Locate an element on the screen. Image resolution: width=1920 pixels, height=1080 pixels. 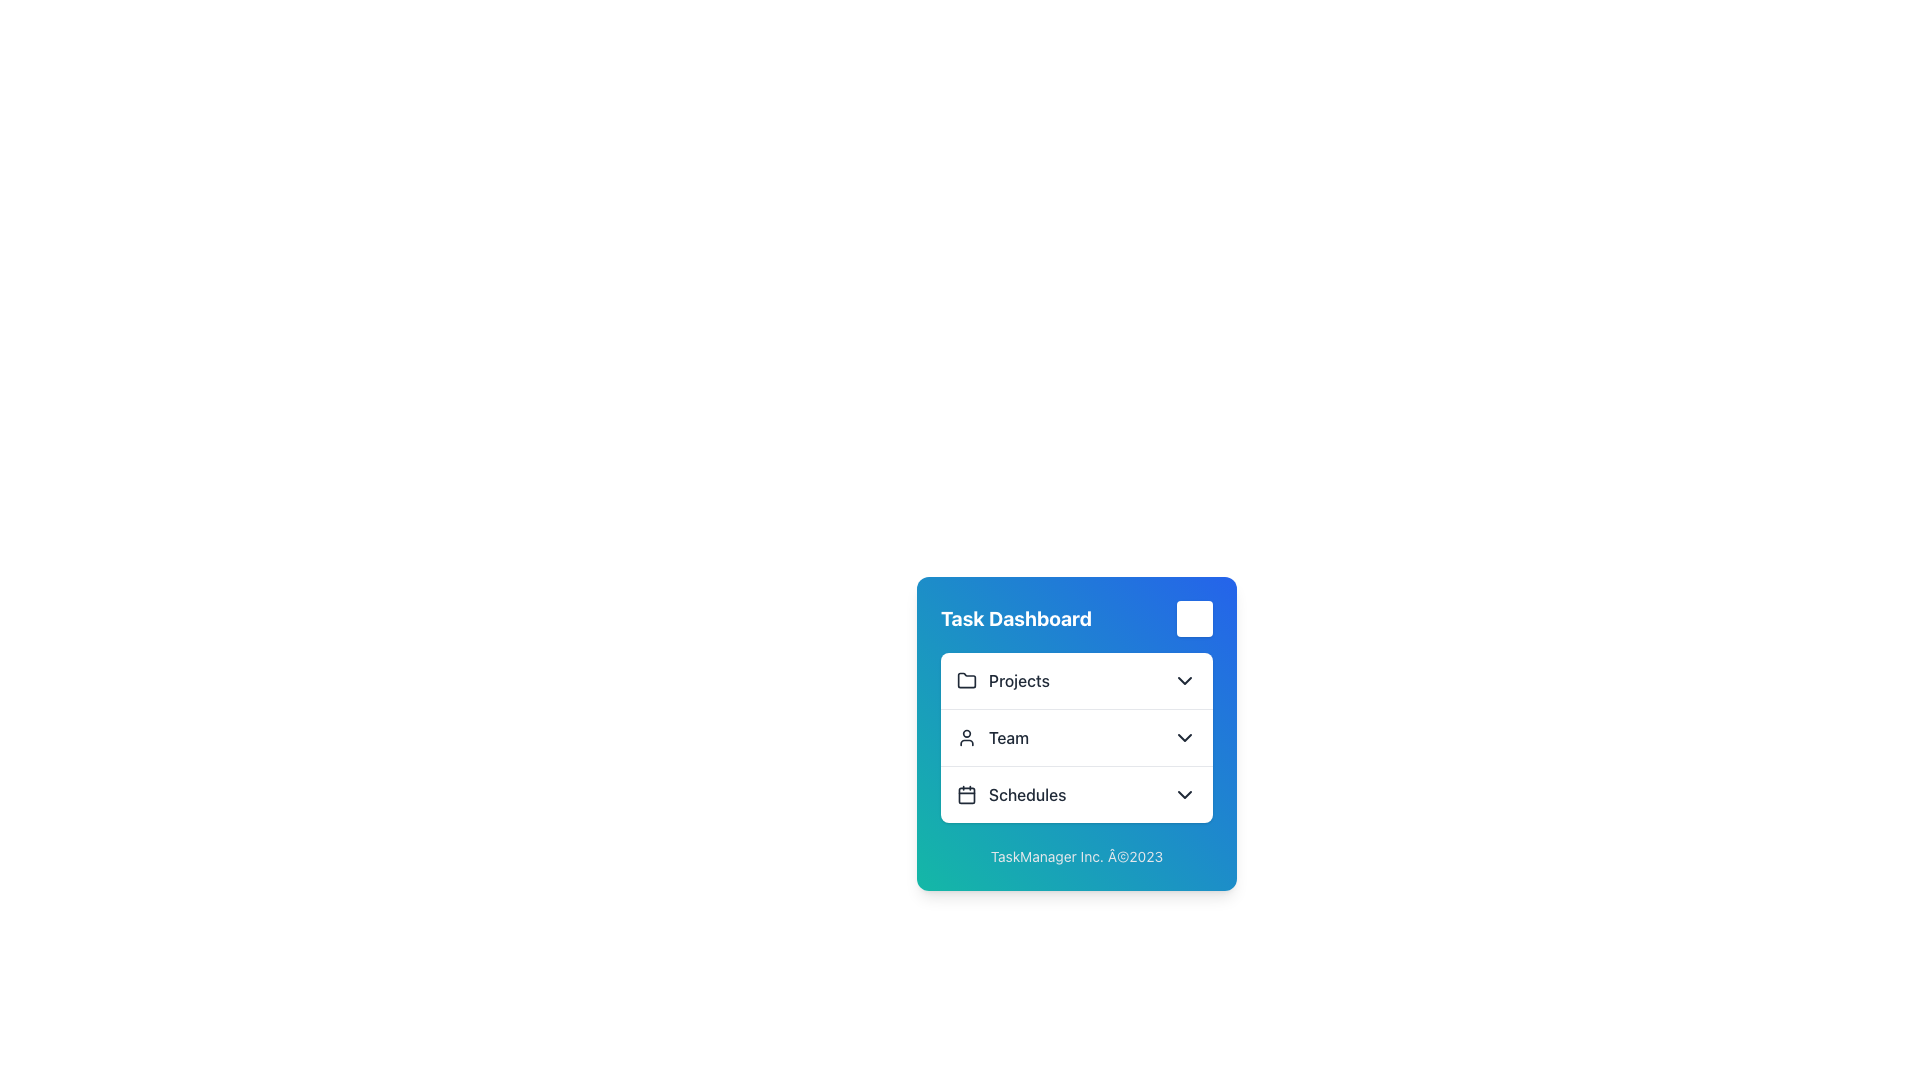
the 'Projects' list item, which features a folder icon on the left and is the first selectable item in the task management interface is located at coordinates (1003, 680).